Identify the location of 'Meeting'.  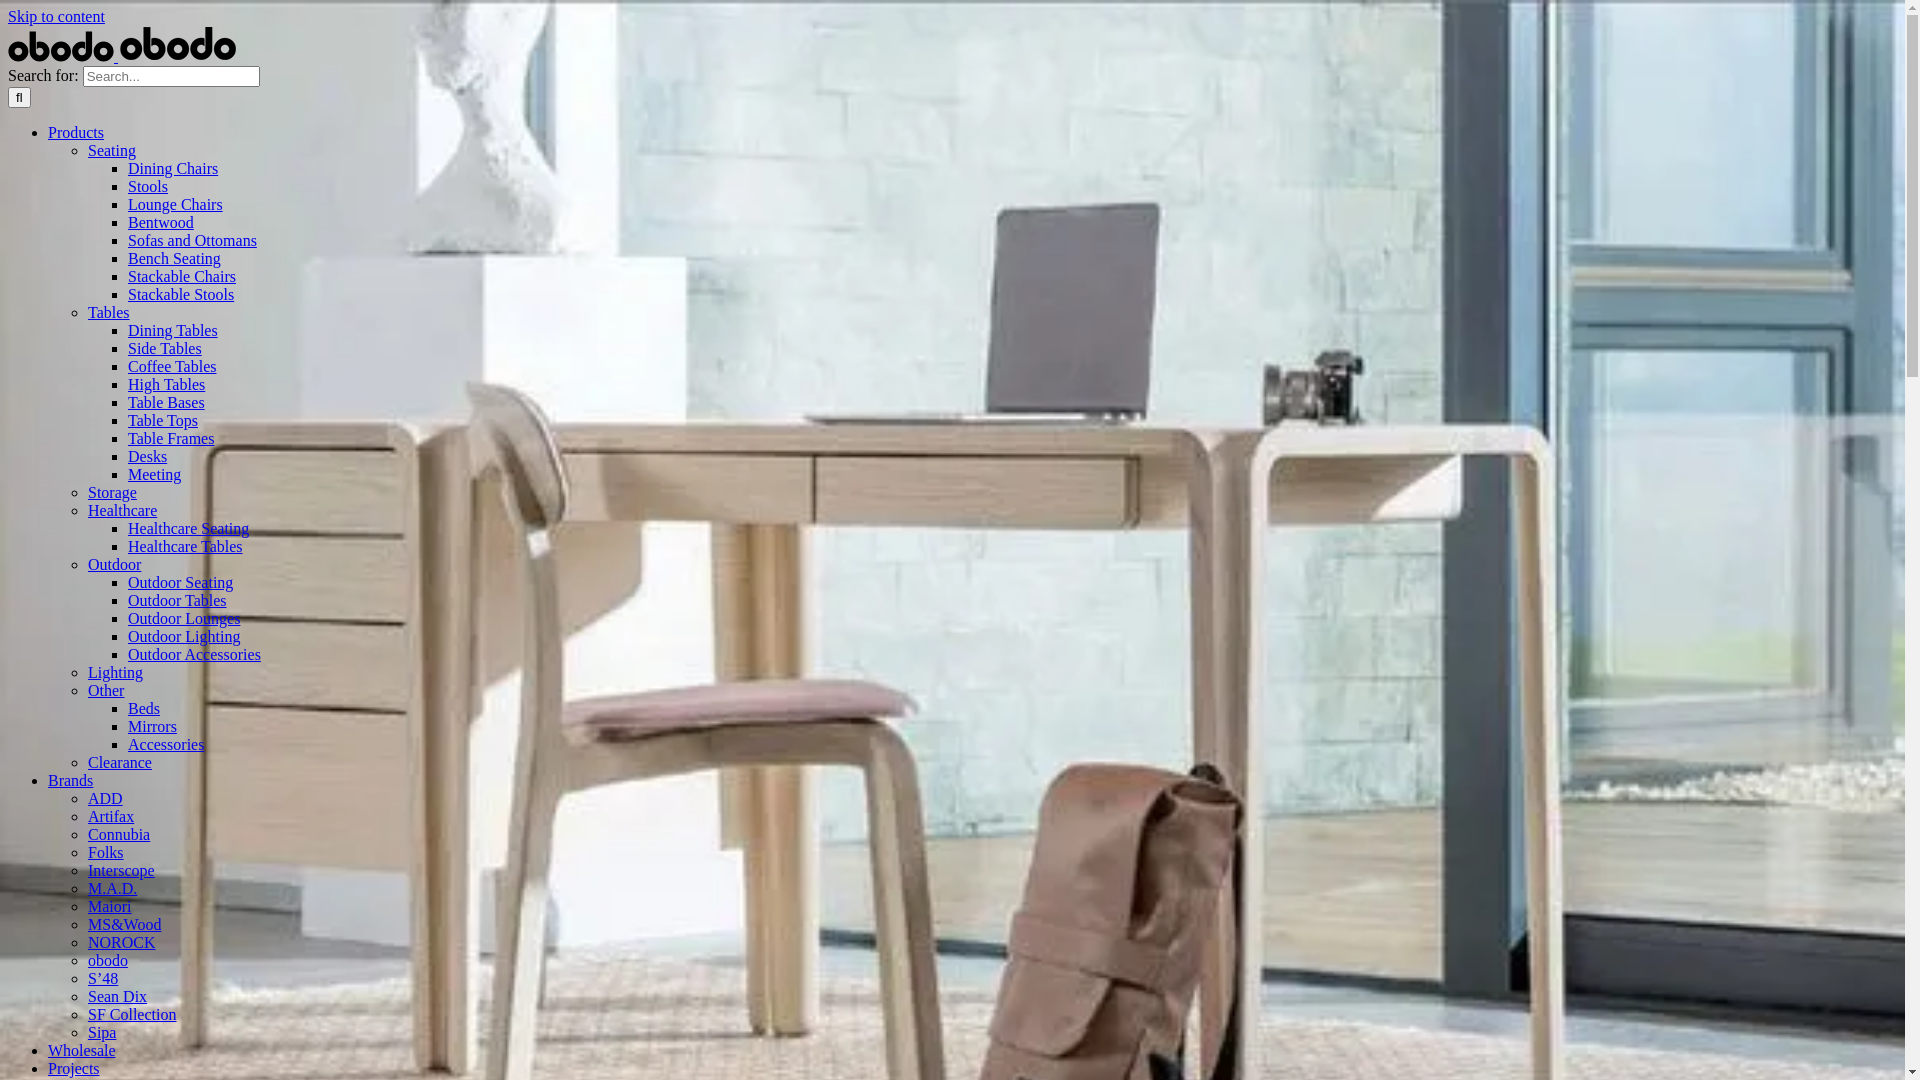
(153, 474).